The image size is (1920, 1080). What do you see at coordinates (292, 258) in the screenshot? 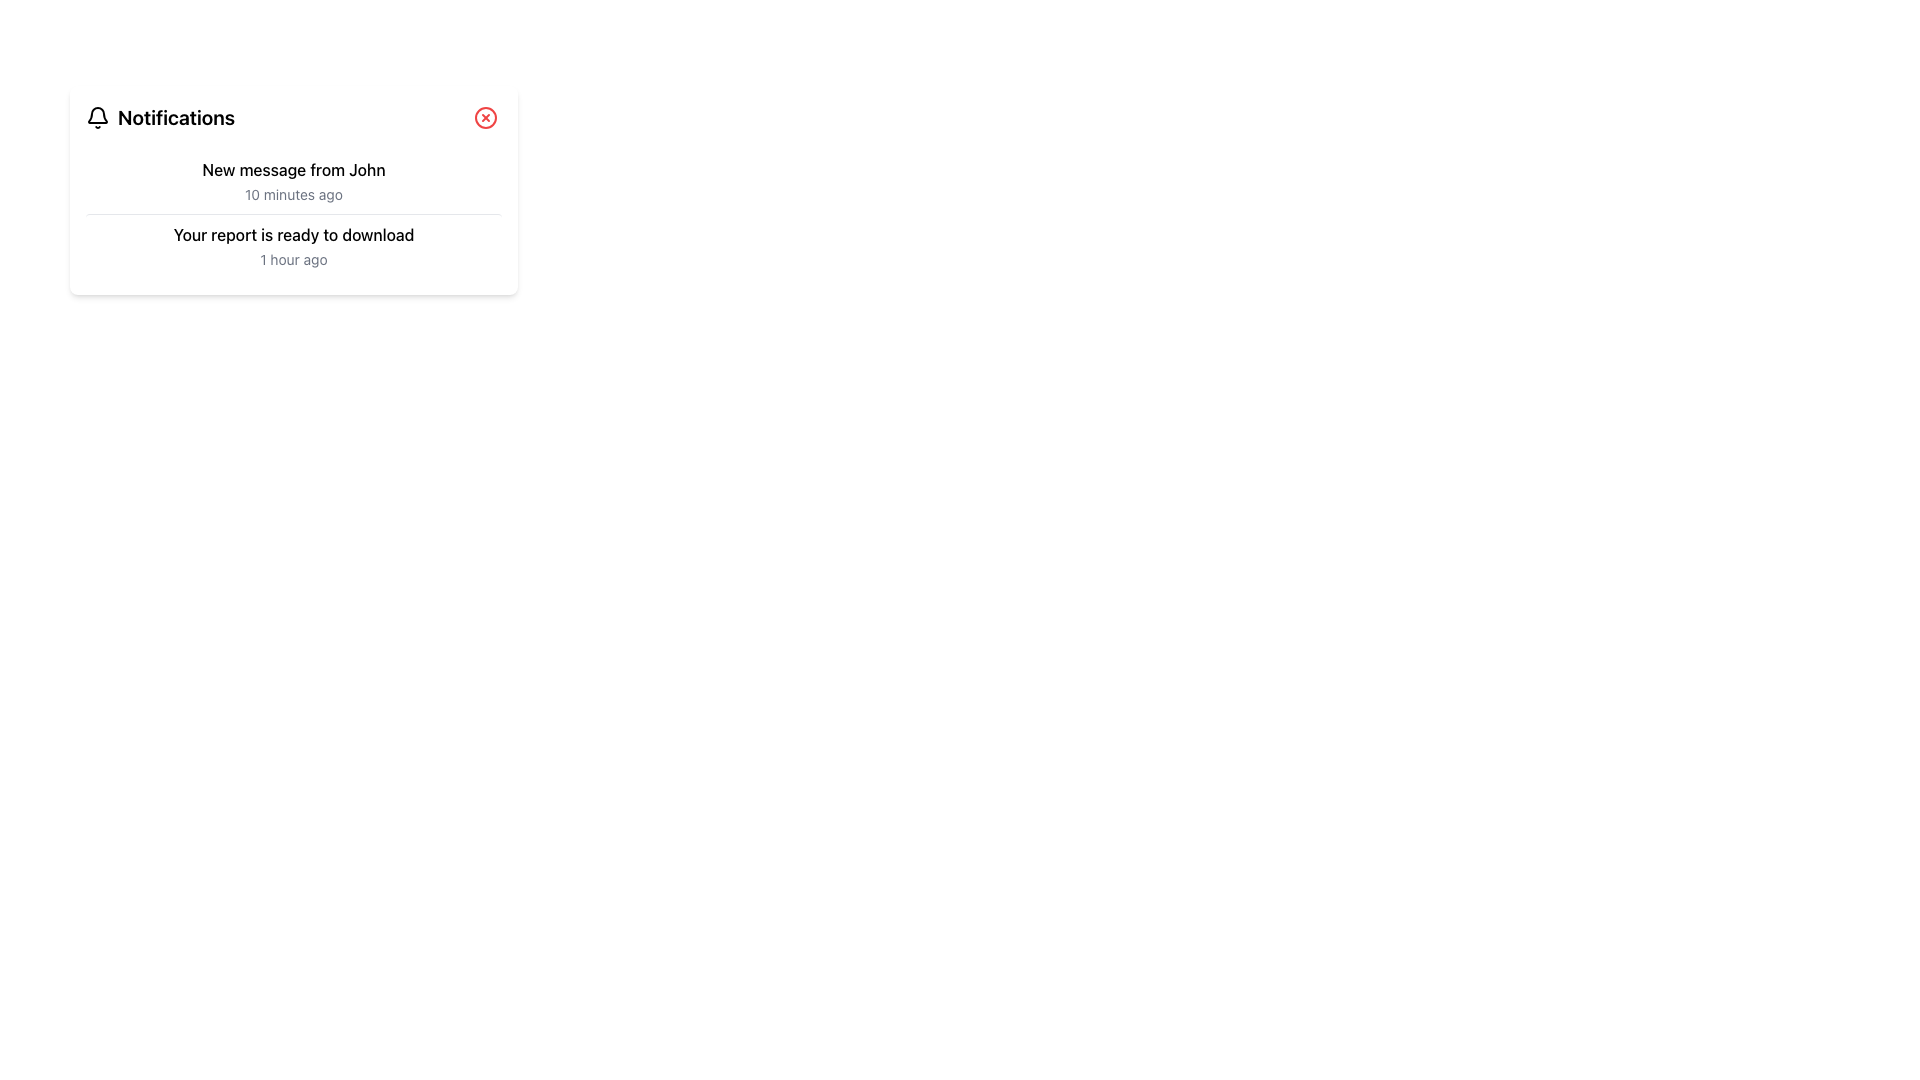
I see `the text label displaying '1 hour ago', which is in a small, gray font located within the notification message card under the text 'Your report is ready to download'` at bounding box center [292, 258].